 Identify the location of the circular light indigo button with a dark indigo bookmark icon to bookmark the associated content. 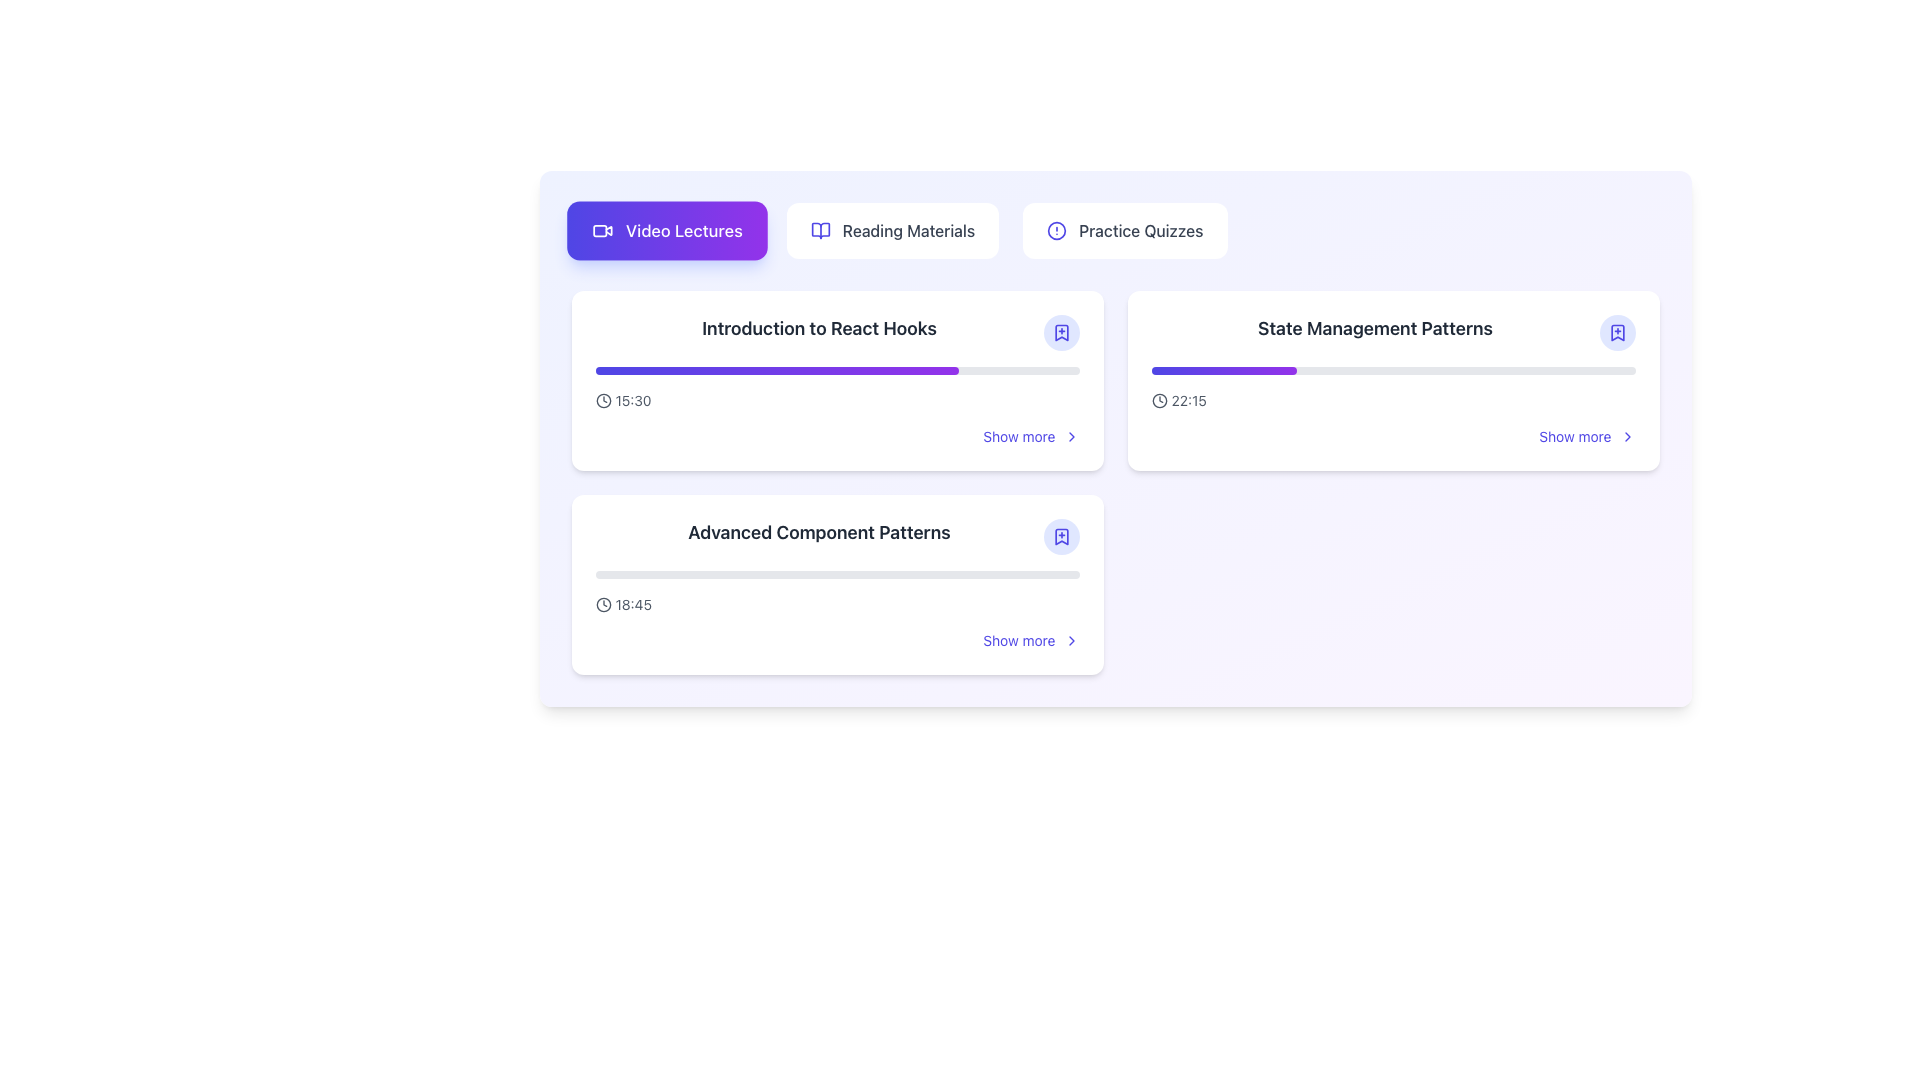
(1060, 535).